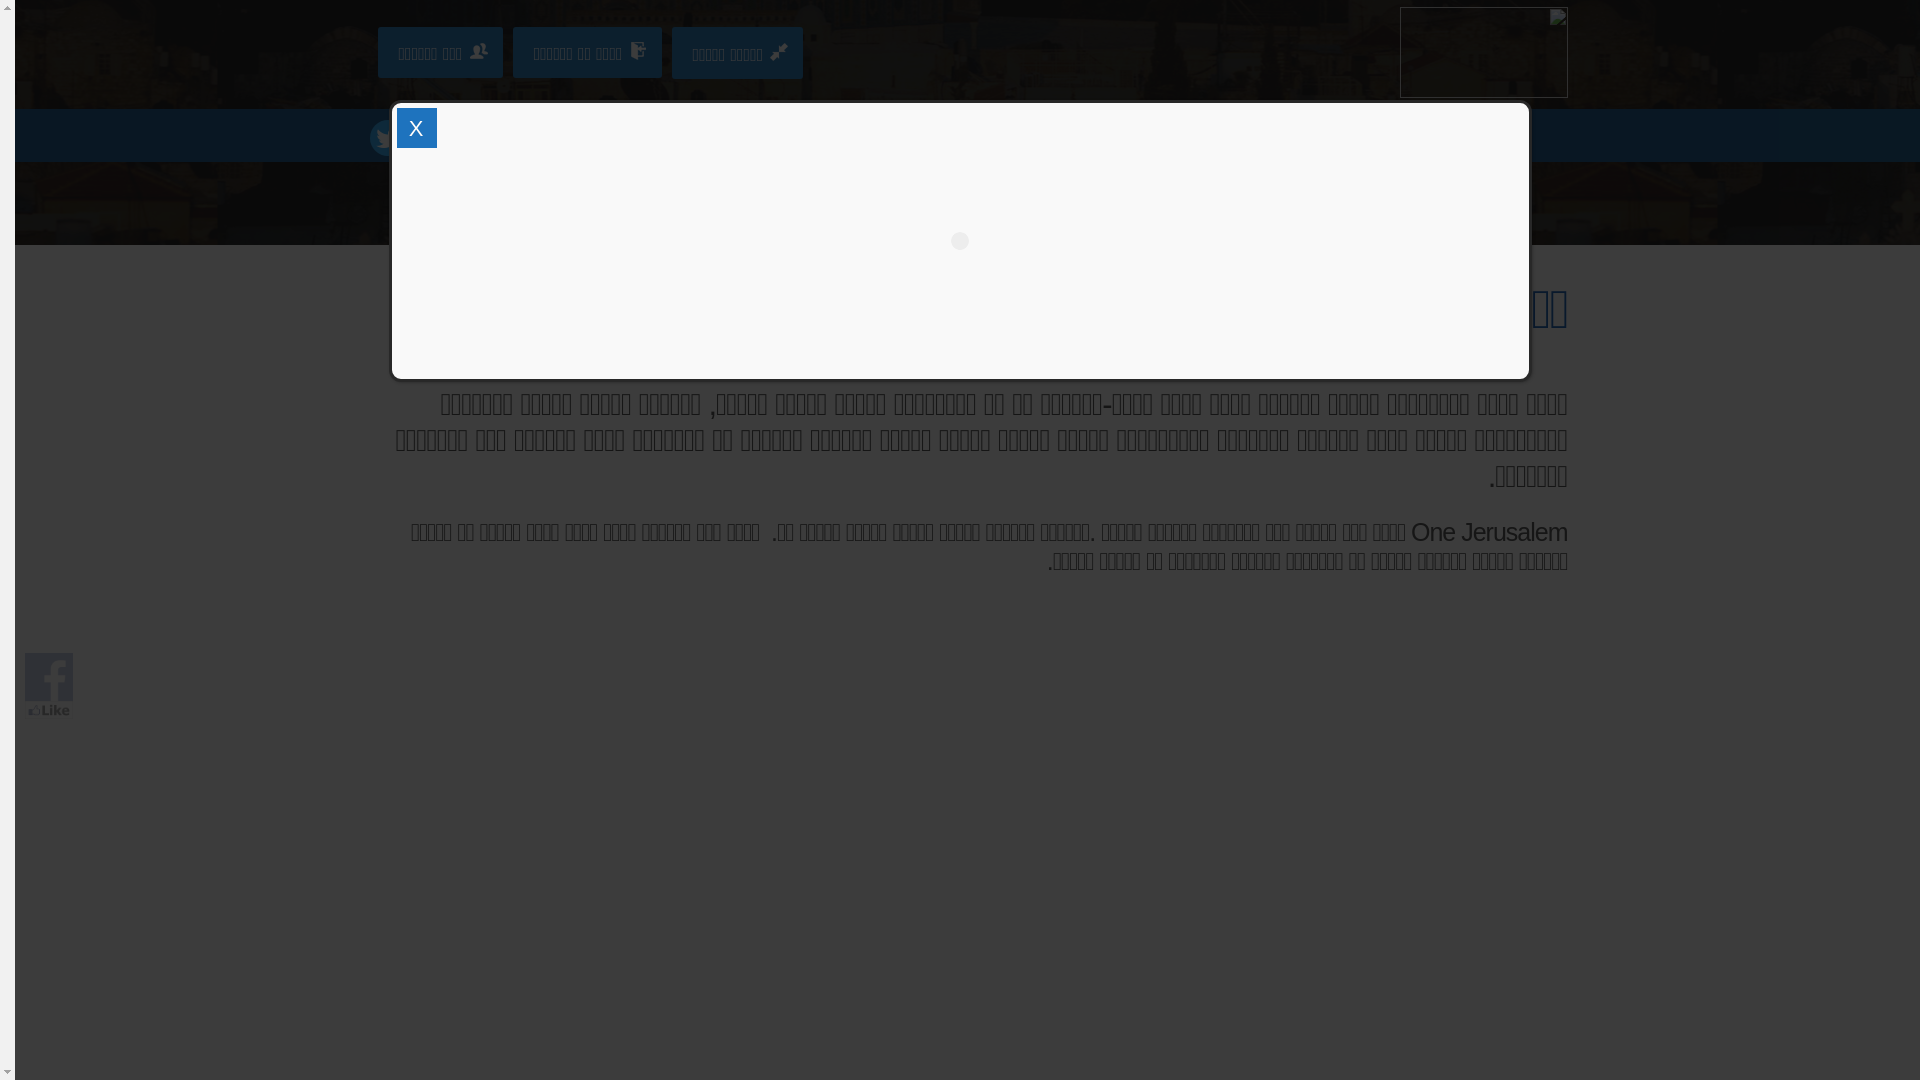 This screenshot has height=1080, width=1920. Describe the element at coordinates (388, 137) in the screenshot. I see `'twitter'` at that location.